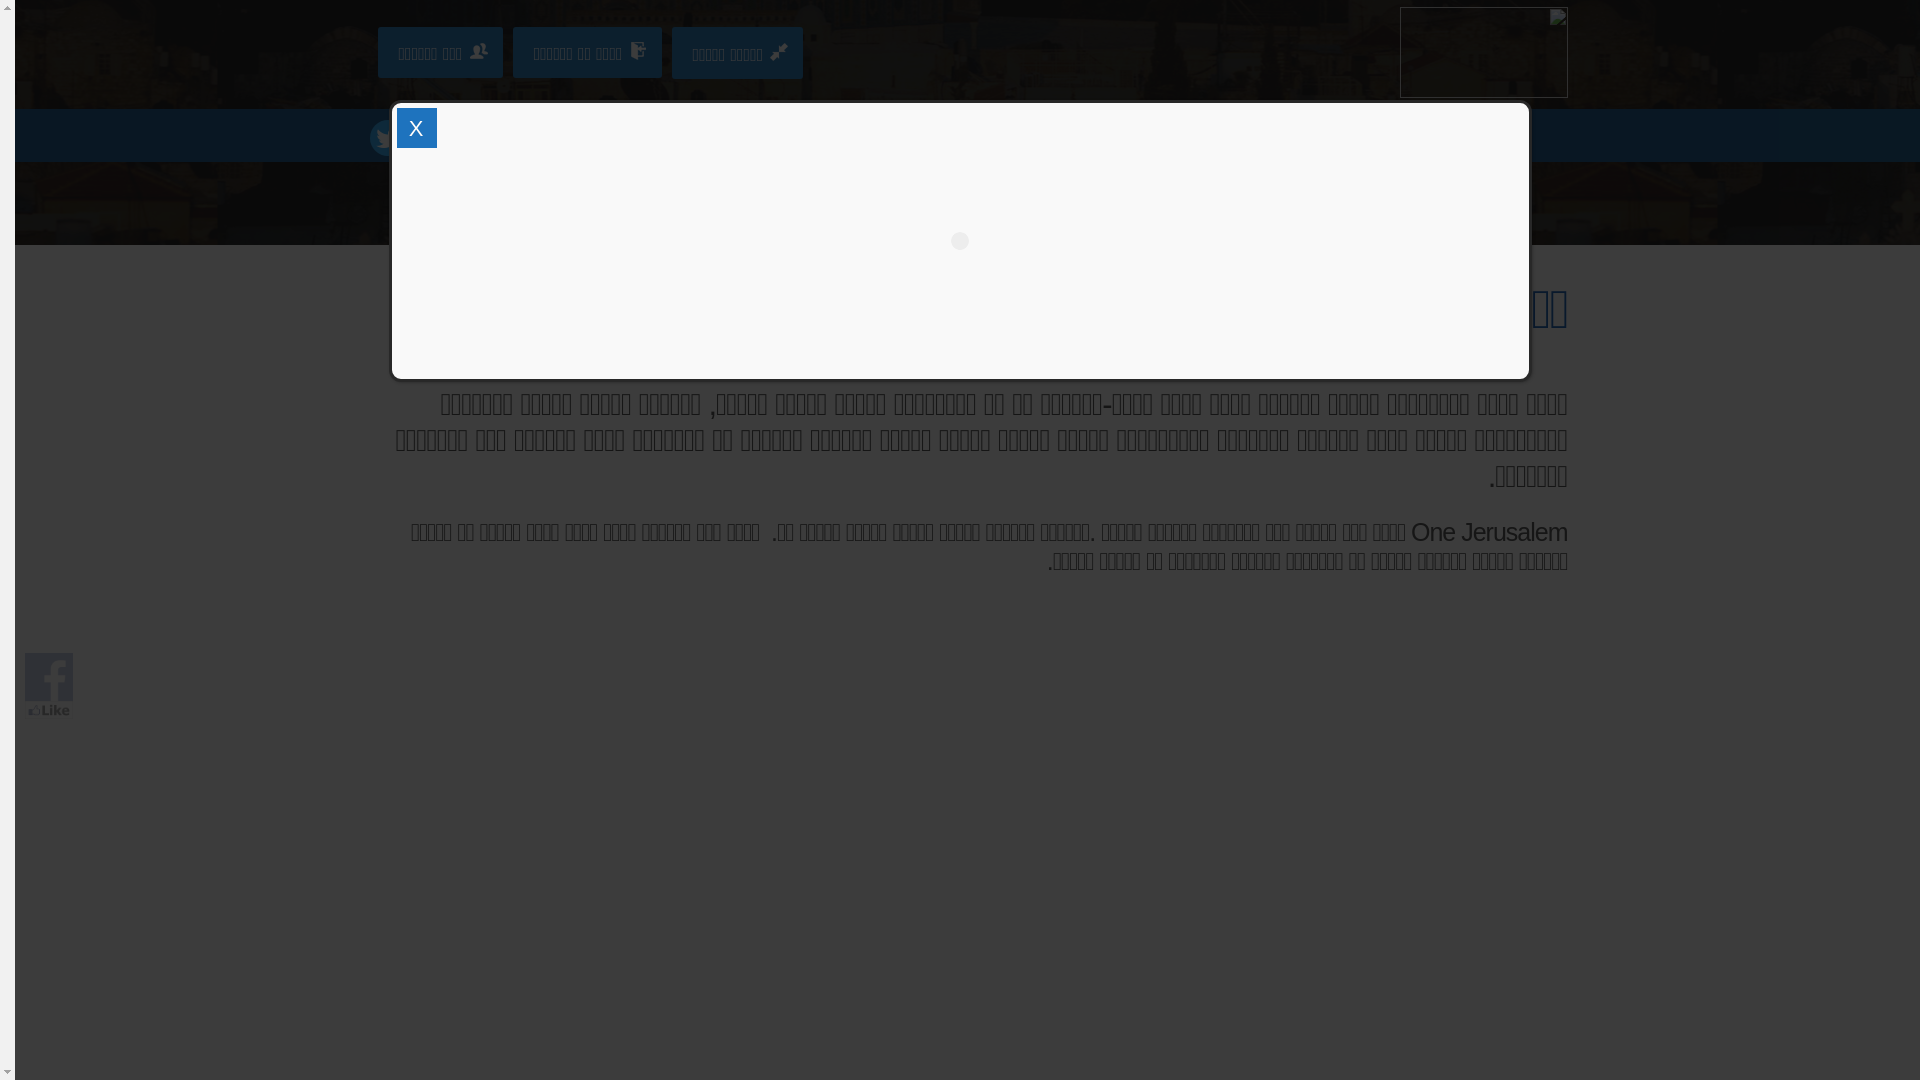 This screenshot has height=1080, width=1920. Describe the element at coordinates (388, 137) in the screenshot. I see `'twitter'` at that location.